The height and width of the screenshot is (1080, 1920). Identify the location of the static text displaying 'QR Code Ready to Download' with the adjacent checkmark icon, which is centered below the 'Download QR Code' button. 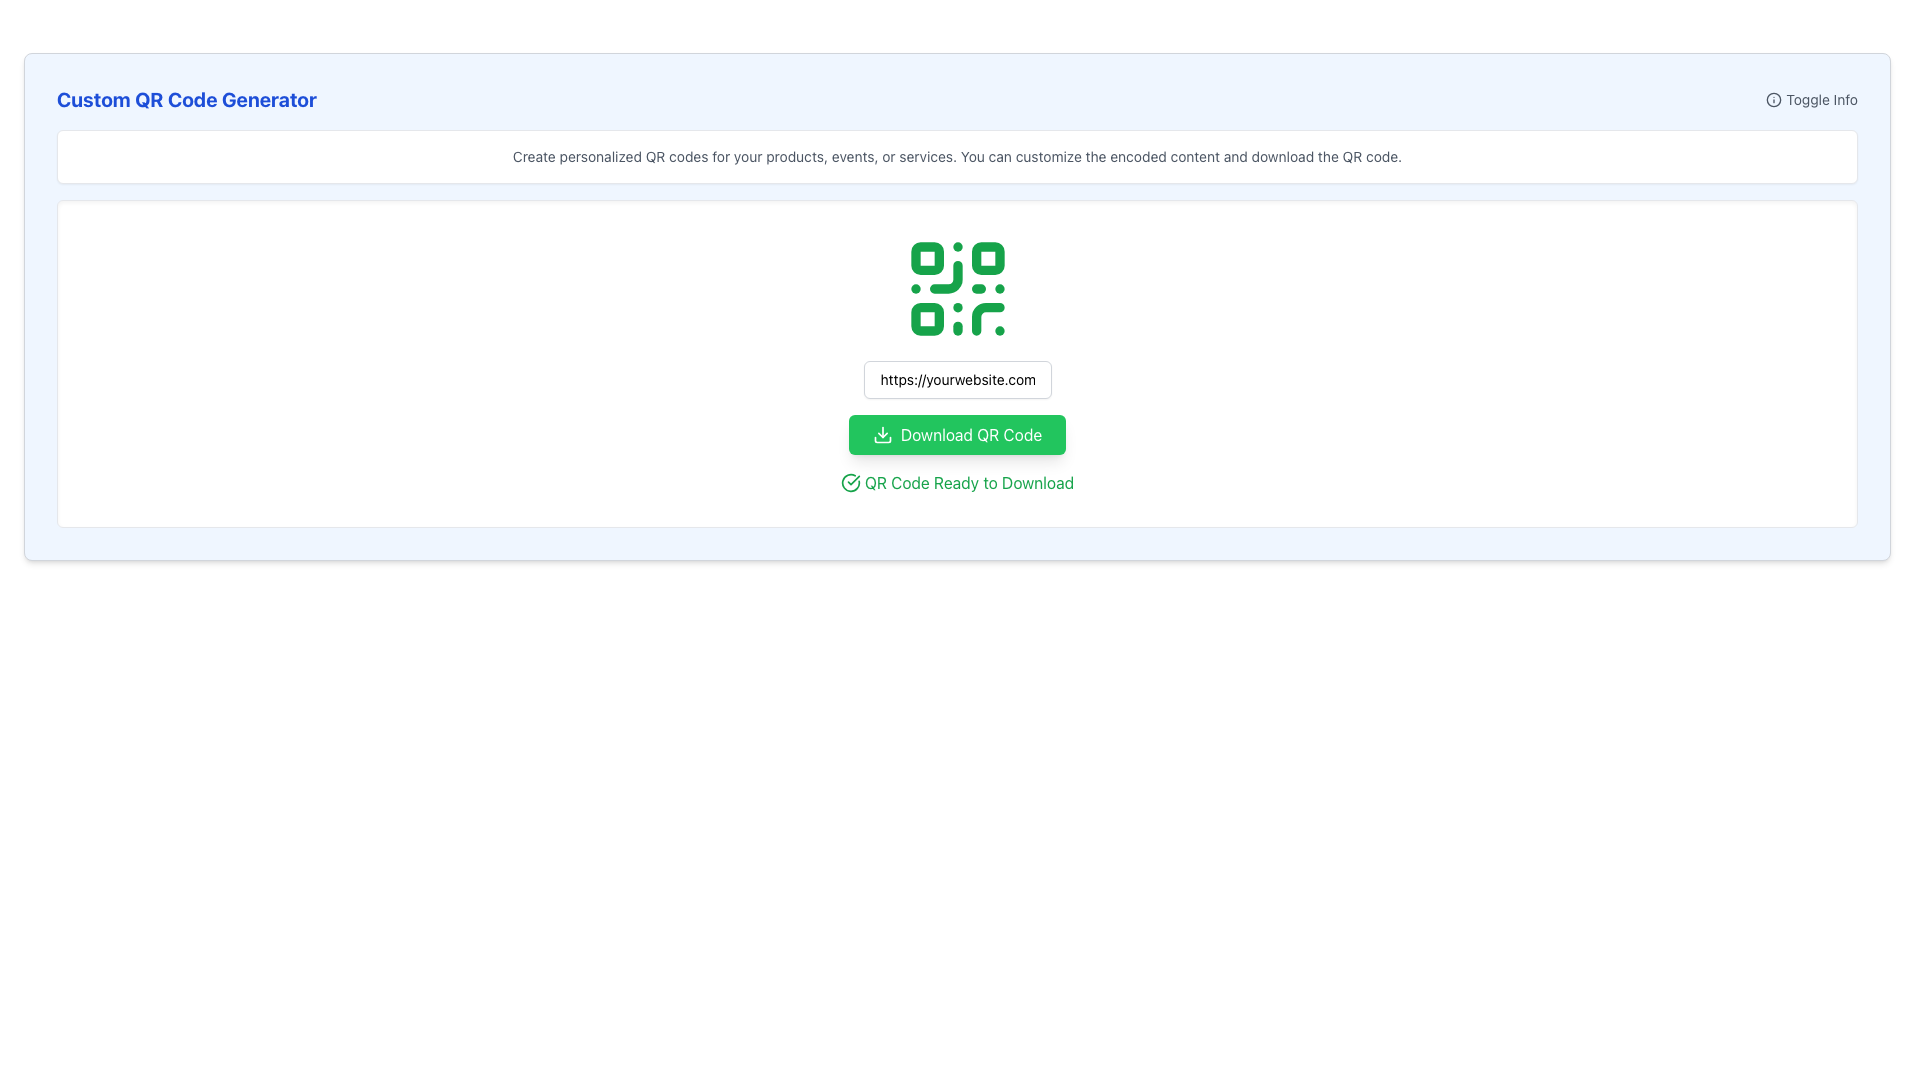
(956, 482).